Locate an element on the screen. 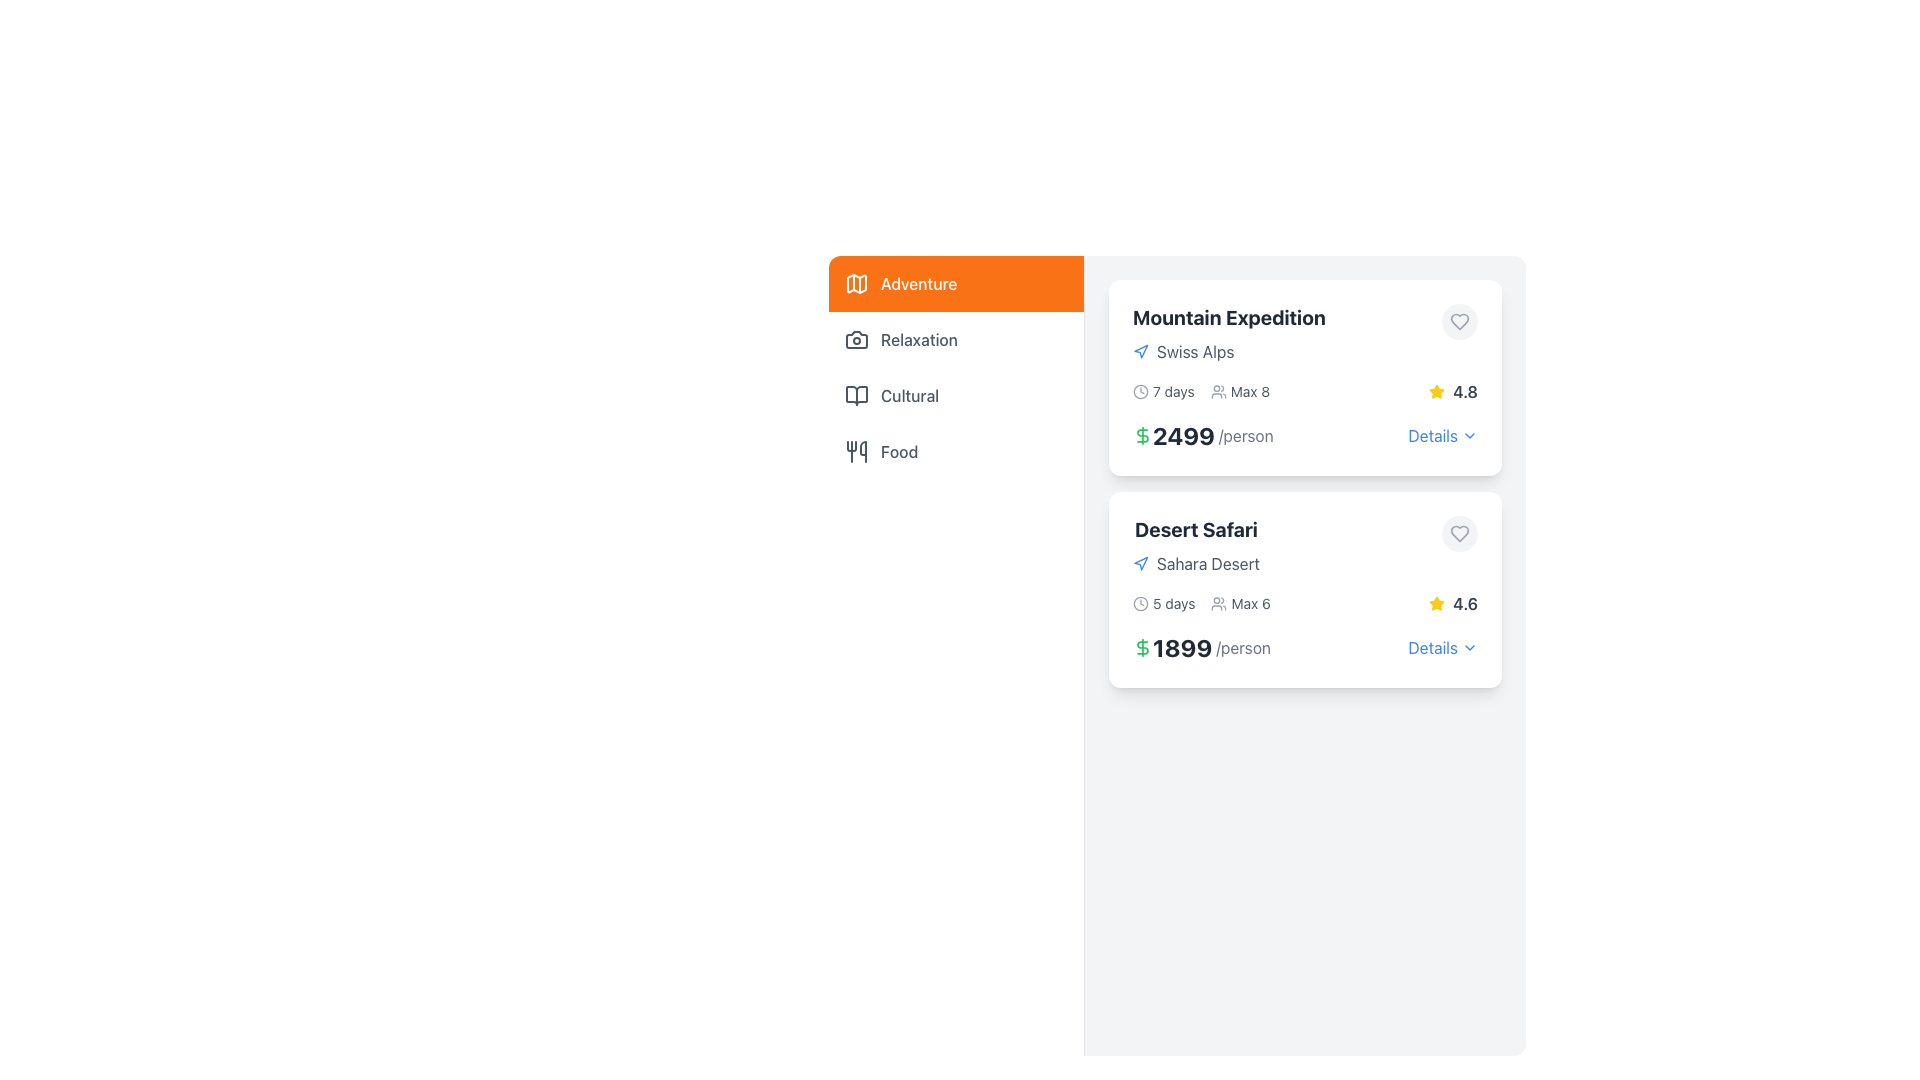  the button that reveals more information about the 'Desert Safari' offering using keyboard tabbing is located at coordinates (1432, 648).